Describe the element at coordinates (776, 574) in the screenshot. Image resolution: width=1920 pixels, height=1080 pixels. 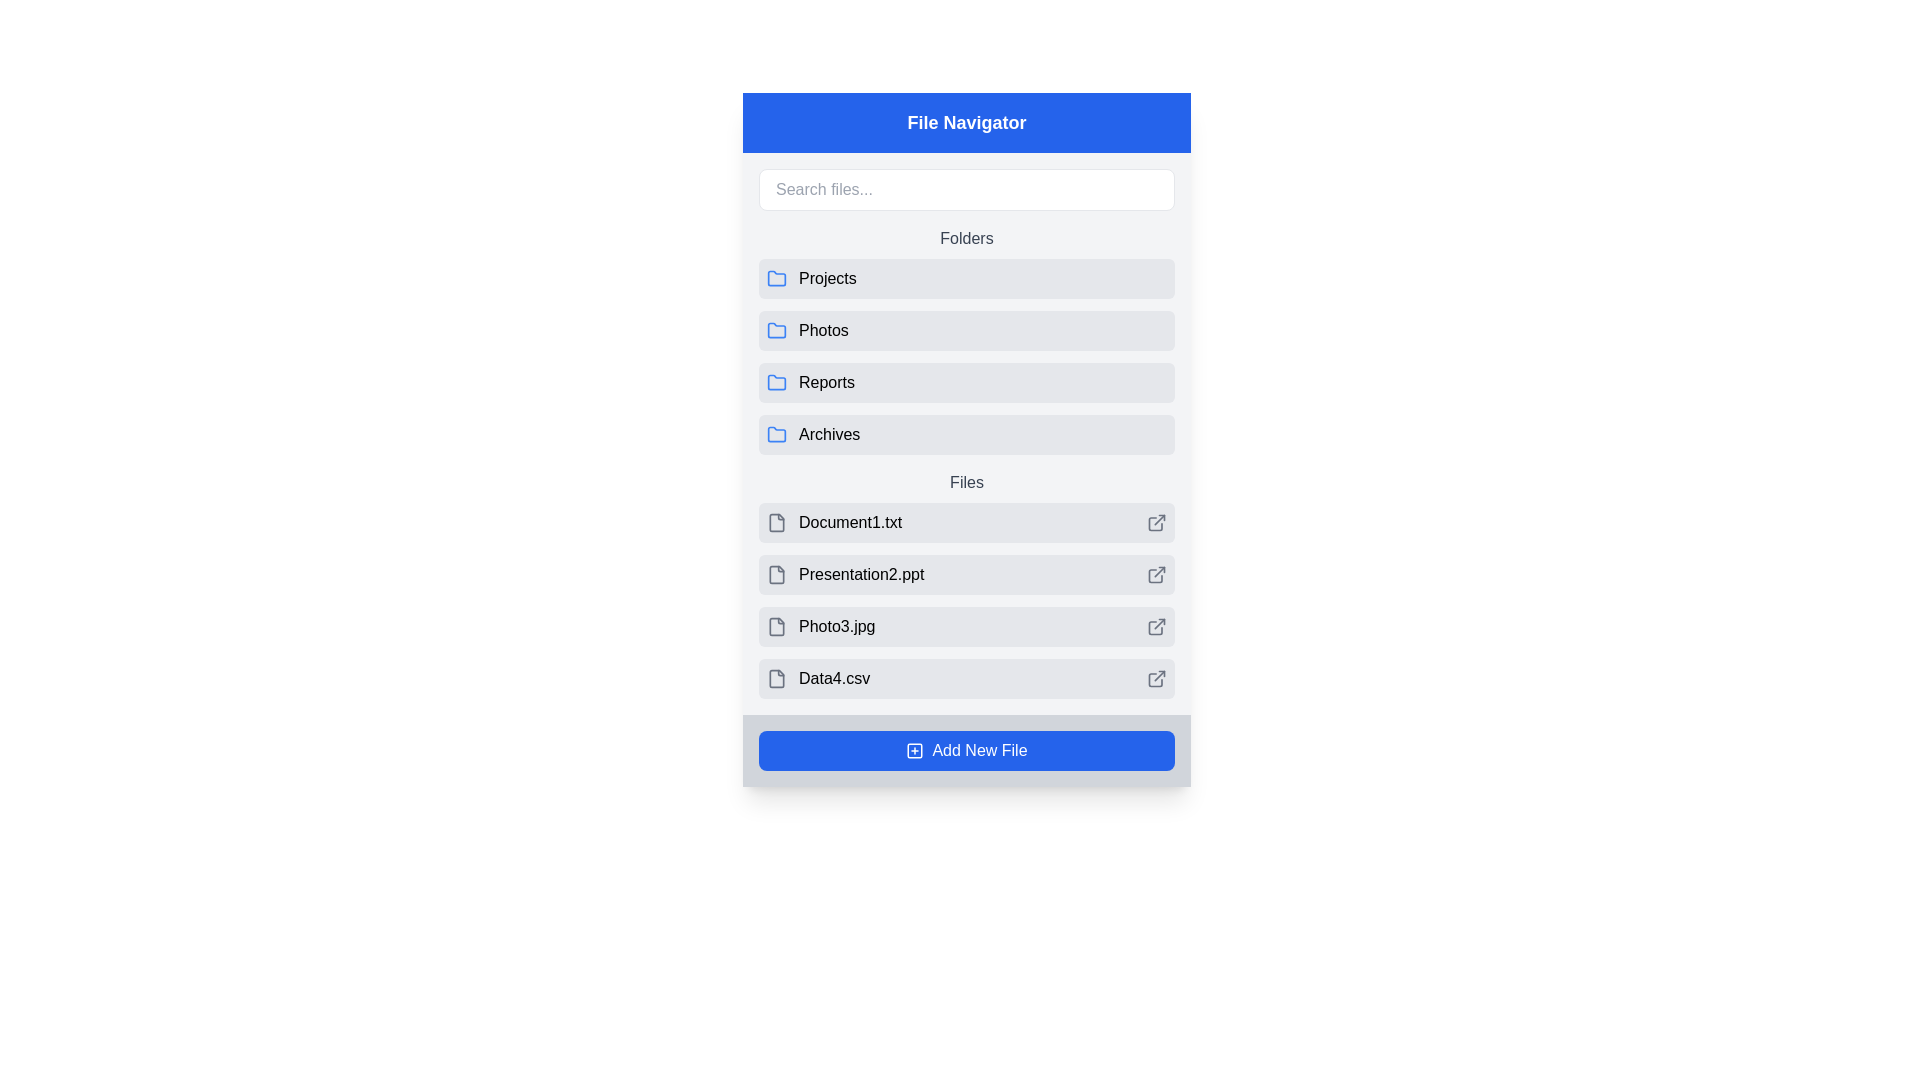
I see `the file icon representing 'Presentation2.ppt' located in the 'Files' section of the layout` at that location.